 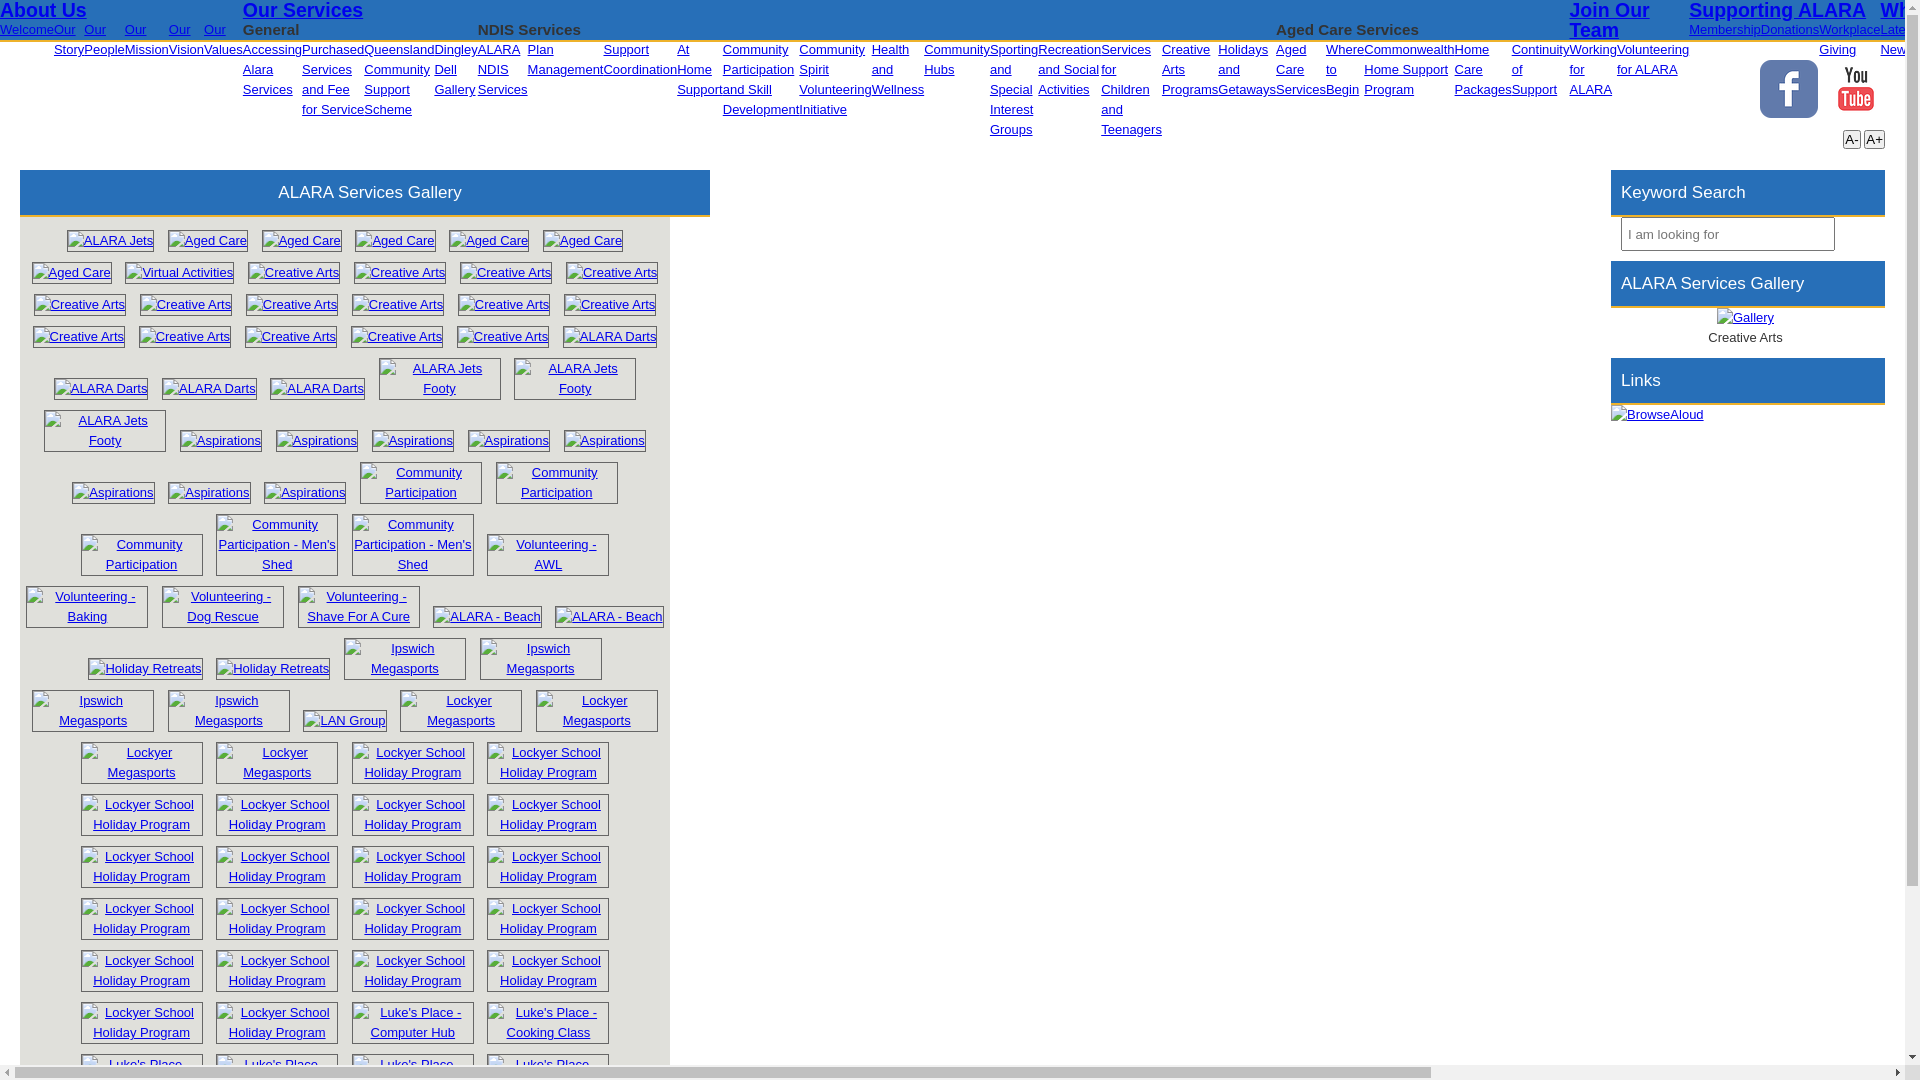 What do you see at coordinates (344, 720) in the screenshot?
I see `'LAN Group'` at bounding box center [344, 720].